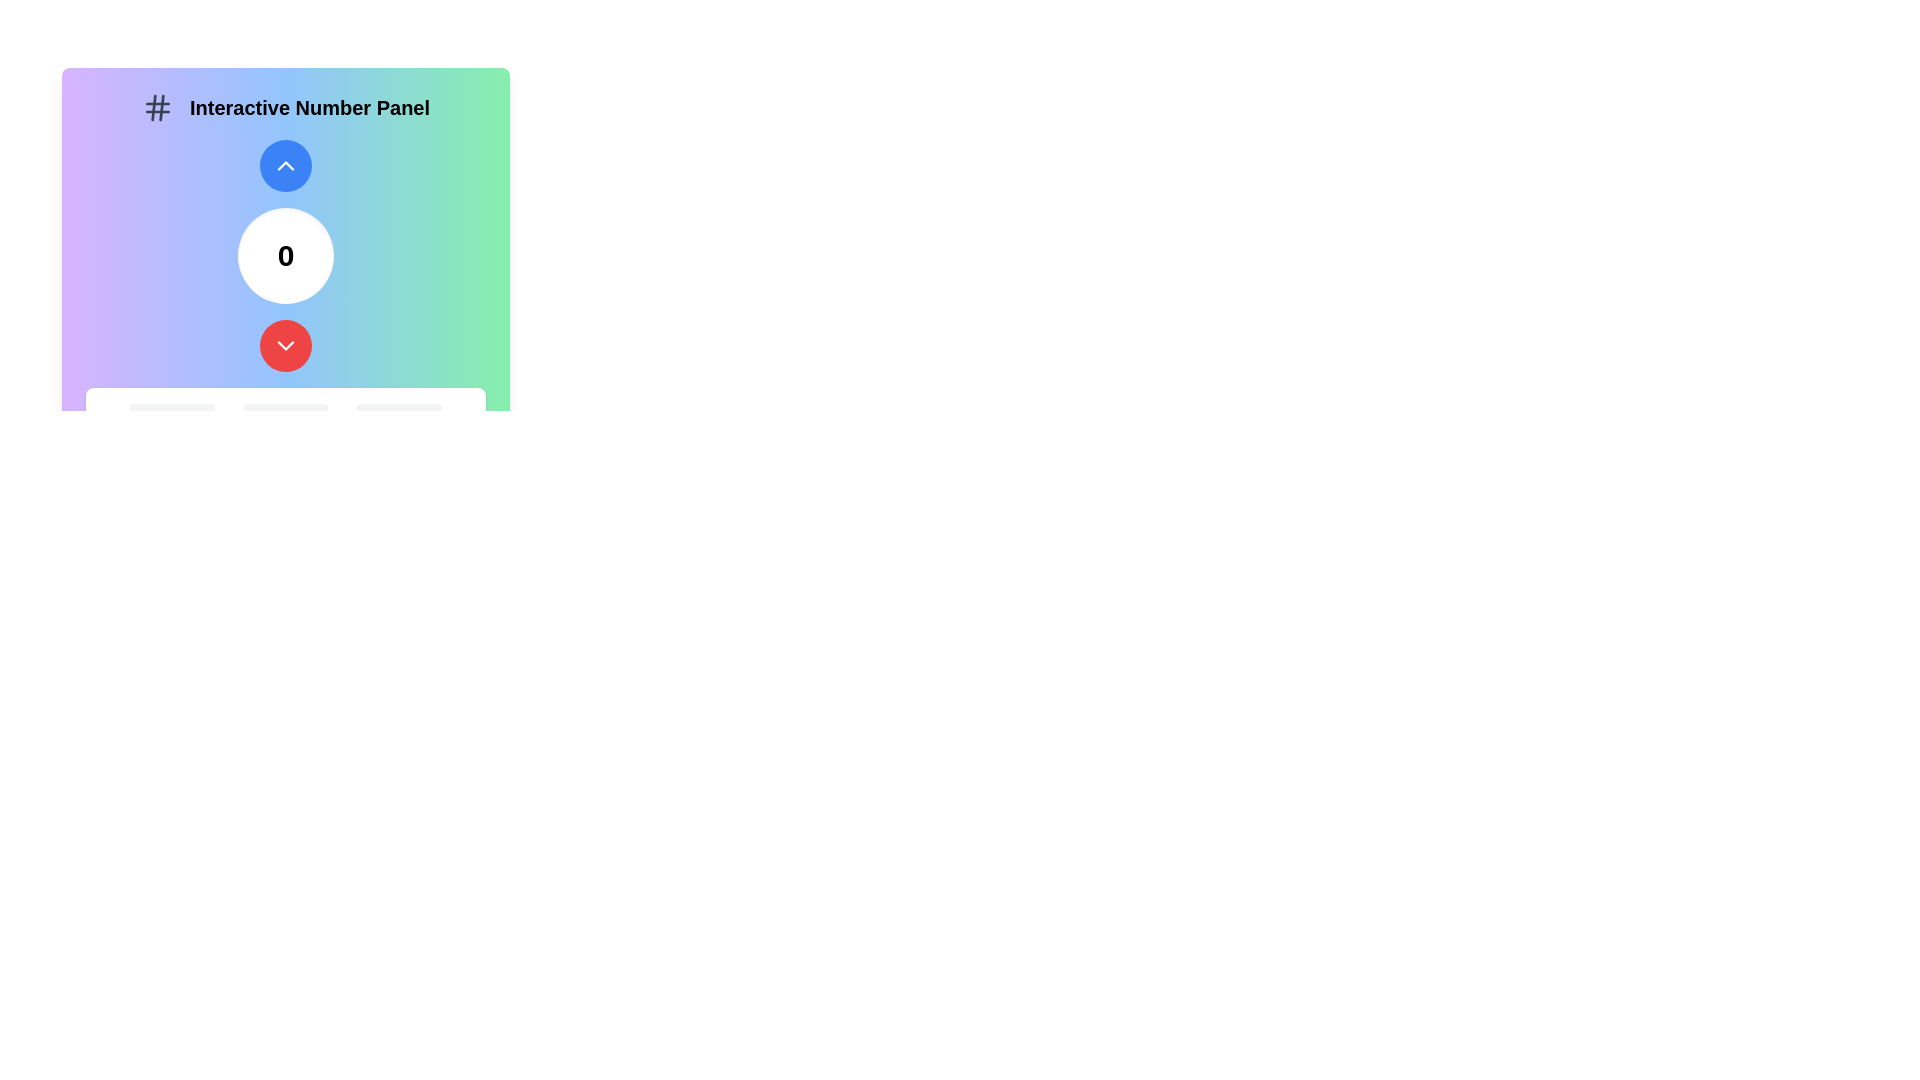 This screenshot has width=1920, height=1080. Describe the element at coordinates (285, 254) in the screenshot. I see `the main numeric value display text element, which is located between the blue upward-pointing chevron button above and the red downward-pointing chevron button below` at that location.